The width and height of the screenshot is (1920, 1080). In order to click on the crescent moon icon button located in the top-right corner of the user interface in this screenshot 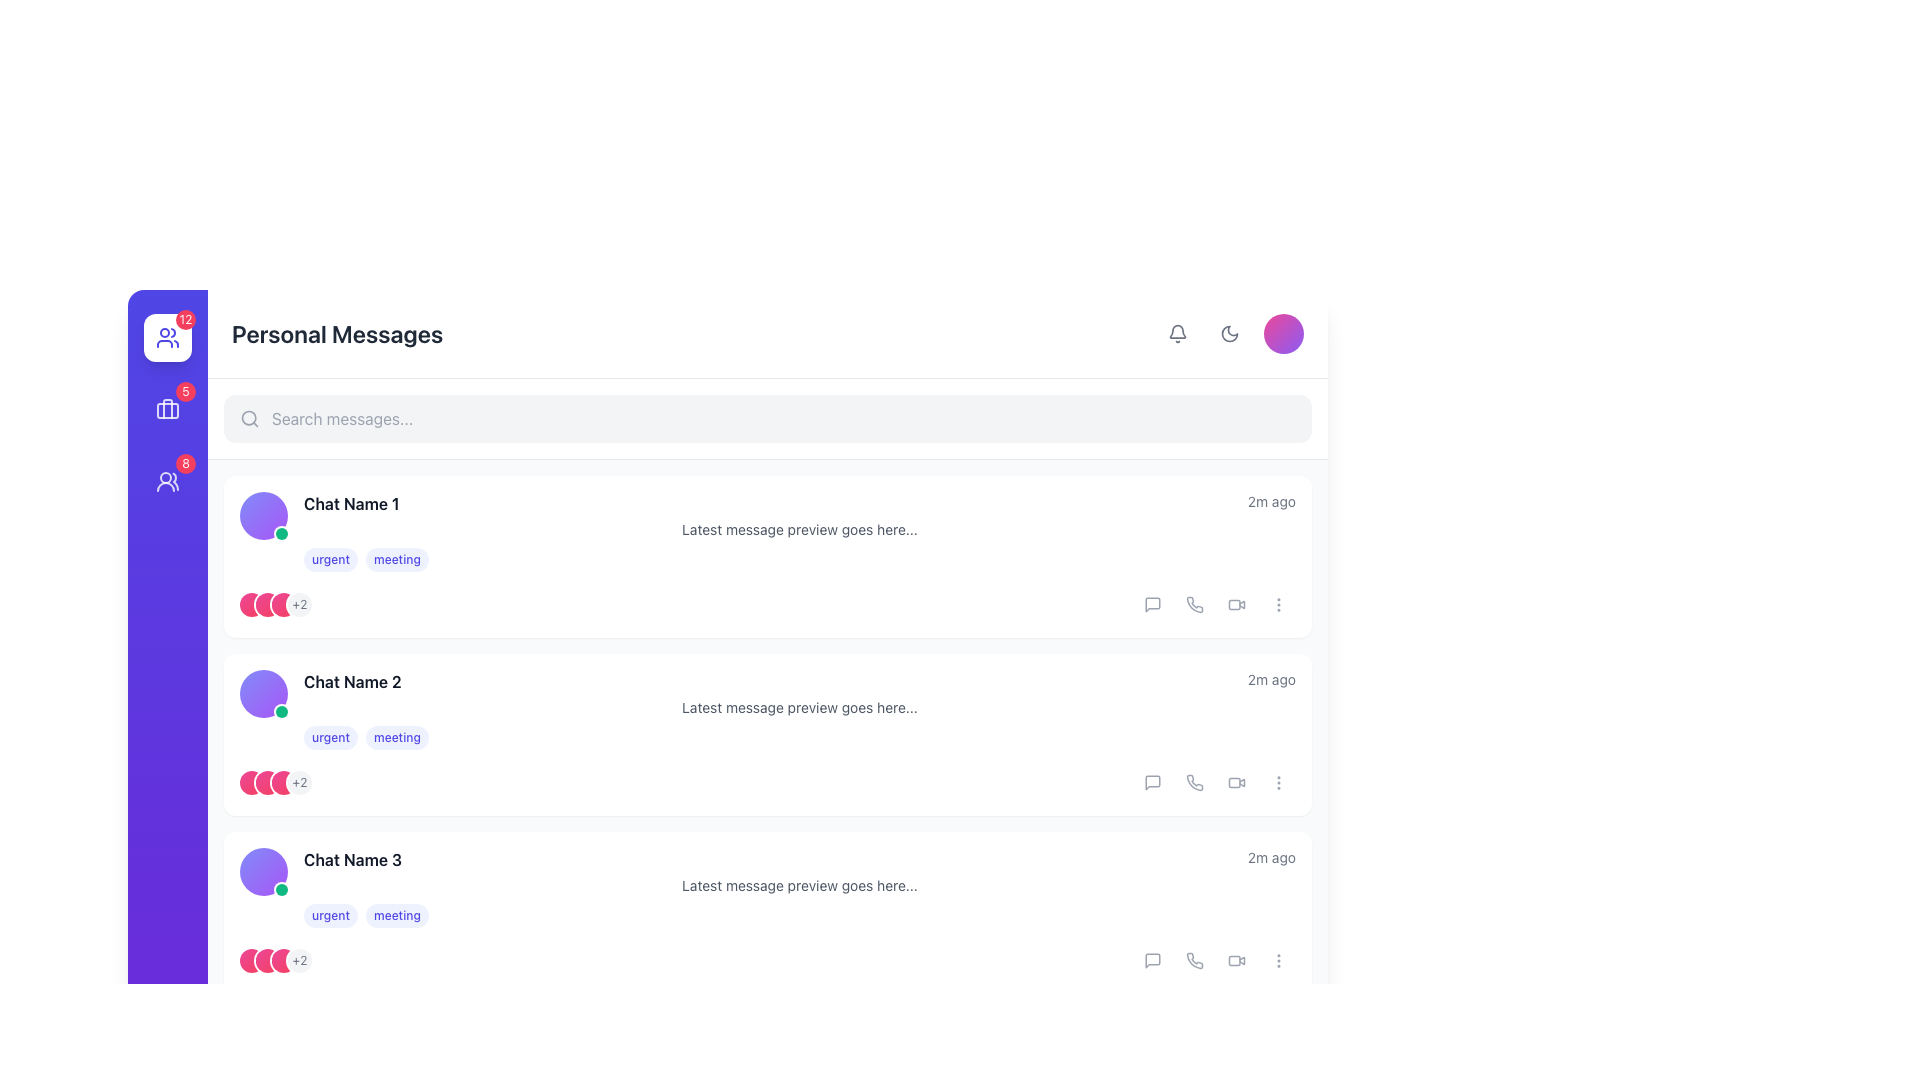, I will do `click(1228, 333)`.